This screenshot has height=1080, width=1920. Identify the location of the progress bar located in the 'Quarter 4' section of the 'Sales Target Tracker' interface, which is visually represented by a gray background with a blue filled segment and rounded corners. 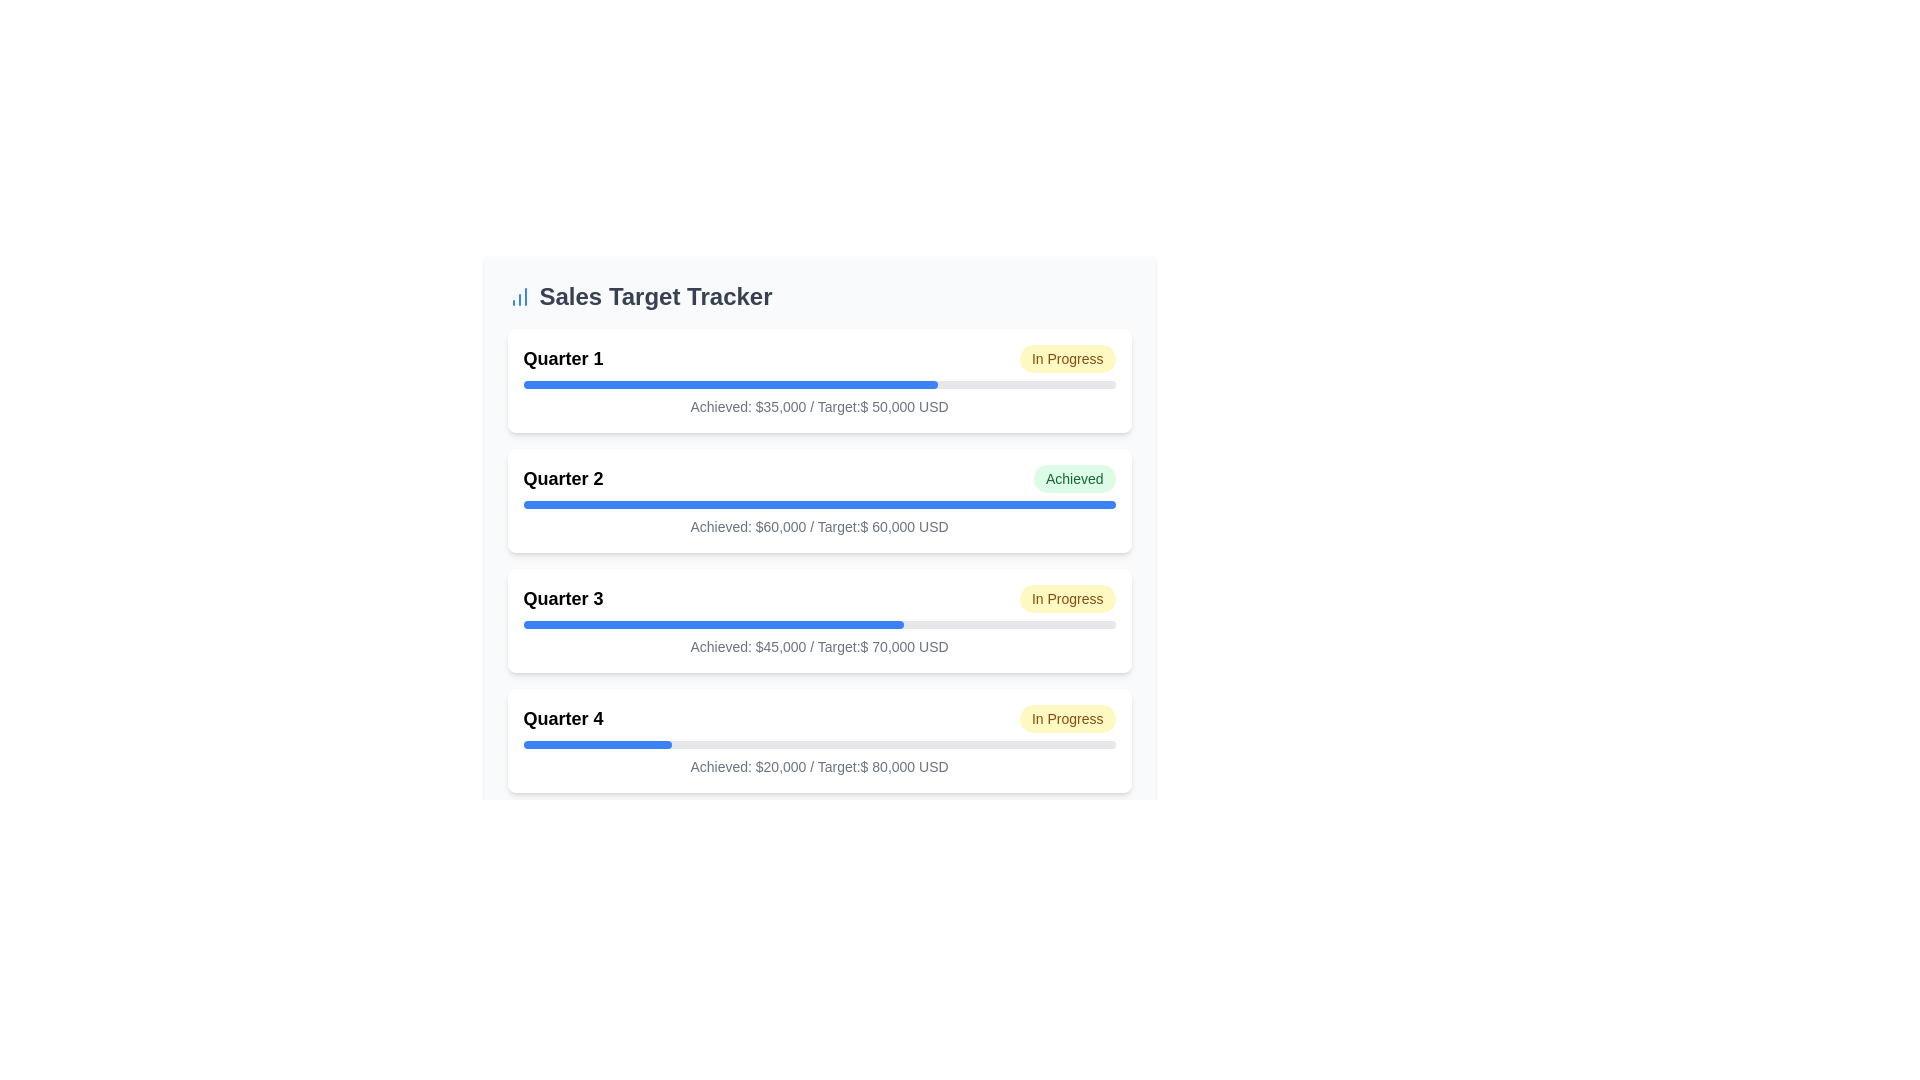
(819, 744).